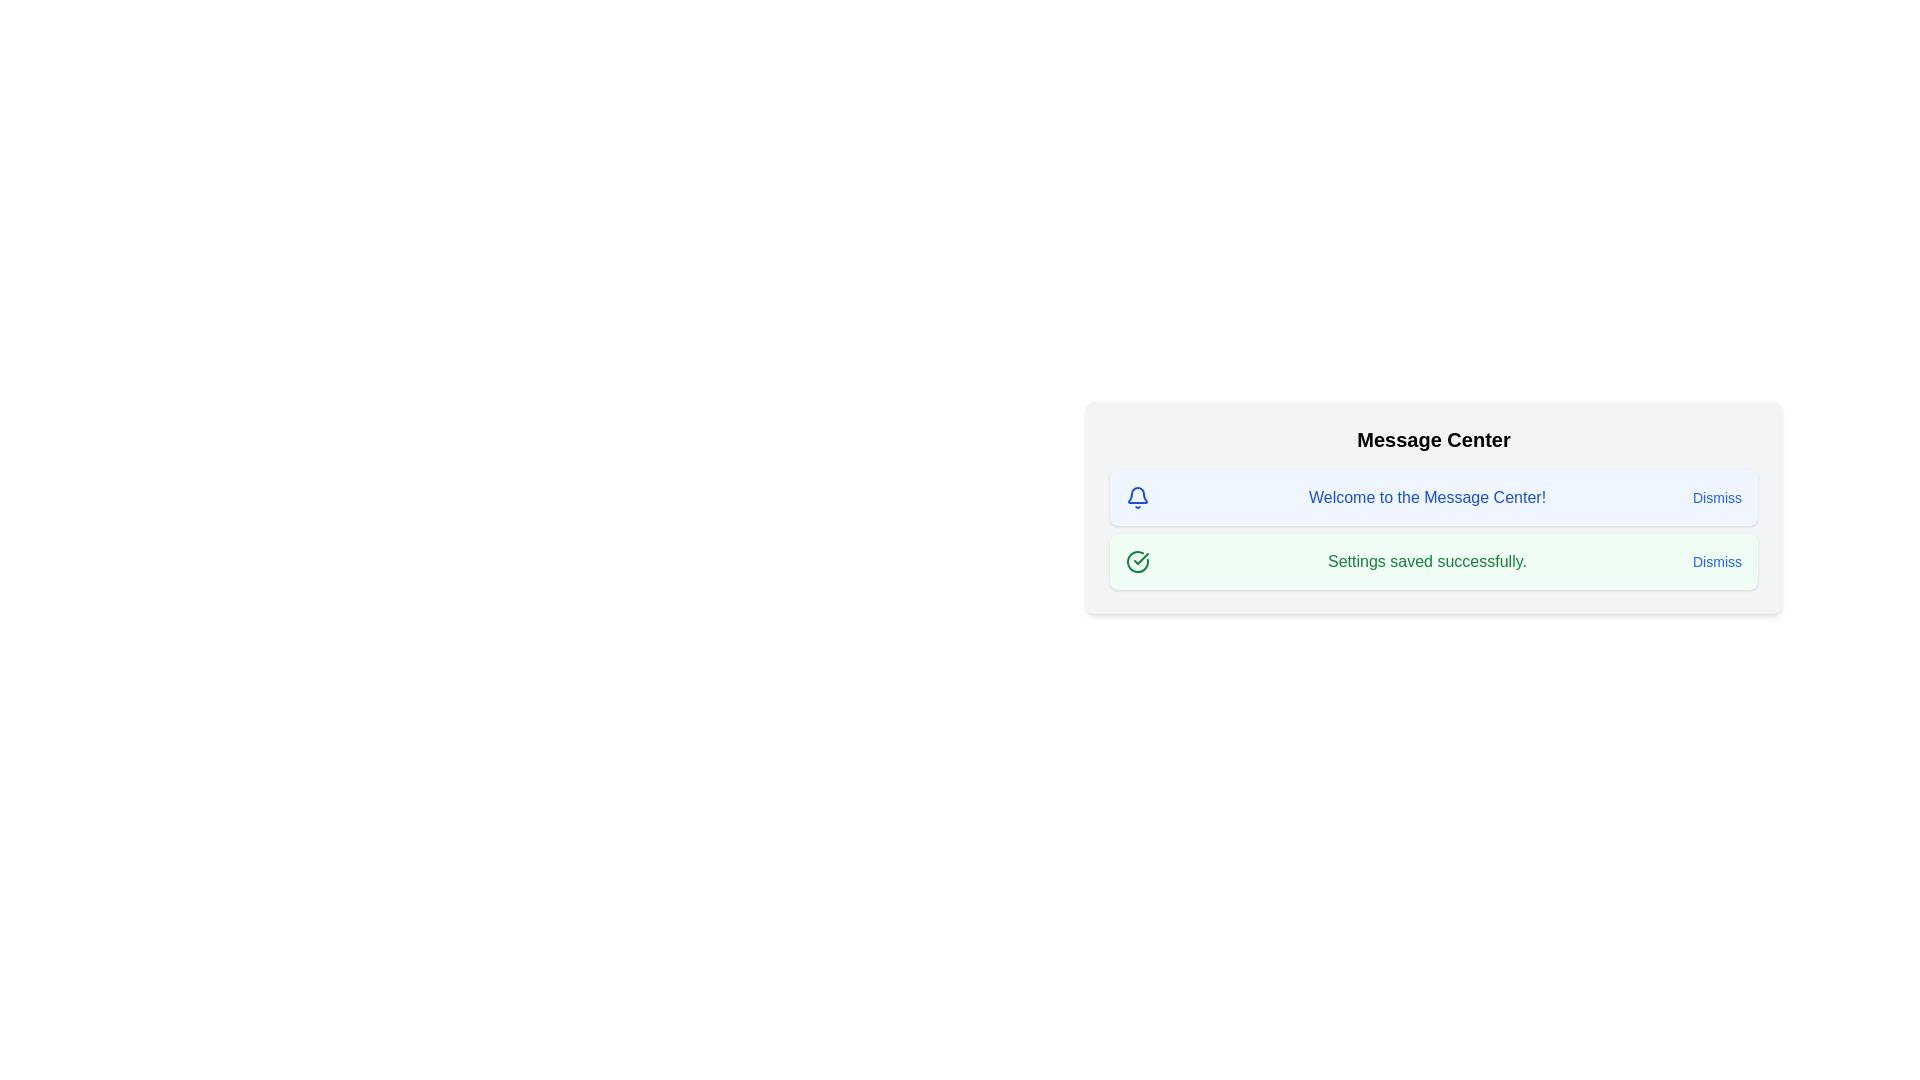 This screenshot has width=1920, height=1080. What do you see at coordinates (1137, 496) in the screenshot?
I see `the icon corresponding to the message type info` at bounding box center [1137, 496].